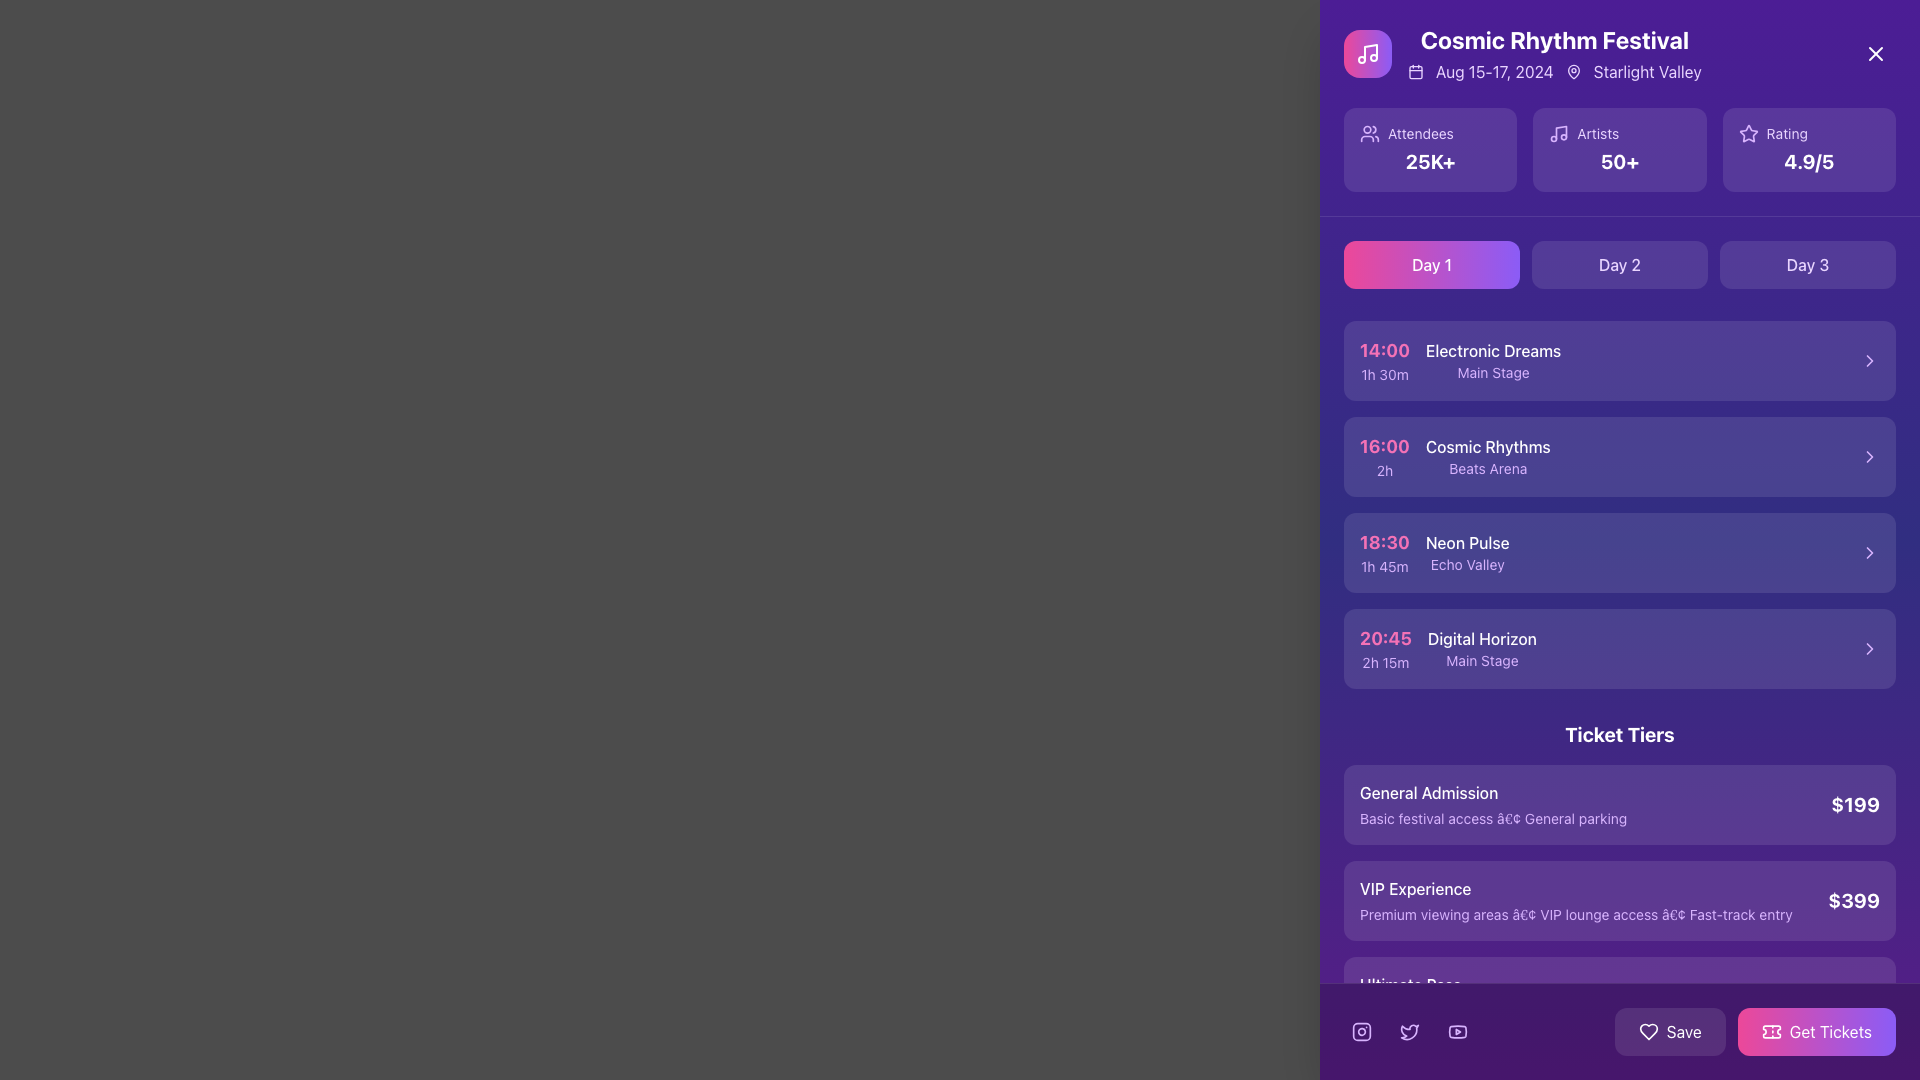 The image size is (1920, 1080). I want to click on the header banner displaying 'Cosmic Rhythm Festival' with the subtitle 'Aug 15-17, 2024' and 'Starlight Valley', which includes a rounded square icon with a musical note, located at the top of the right-side panel, so click(1521, 53).